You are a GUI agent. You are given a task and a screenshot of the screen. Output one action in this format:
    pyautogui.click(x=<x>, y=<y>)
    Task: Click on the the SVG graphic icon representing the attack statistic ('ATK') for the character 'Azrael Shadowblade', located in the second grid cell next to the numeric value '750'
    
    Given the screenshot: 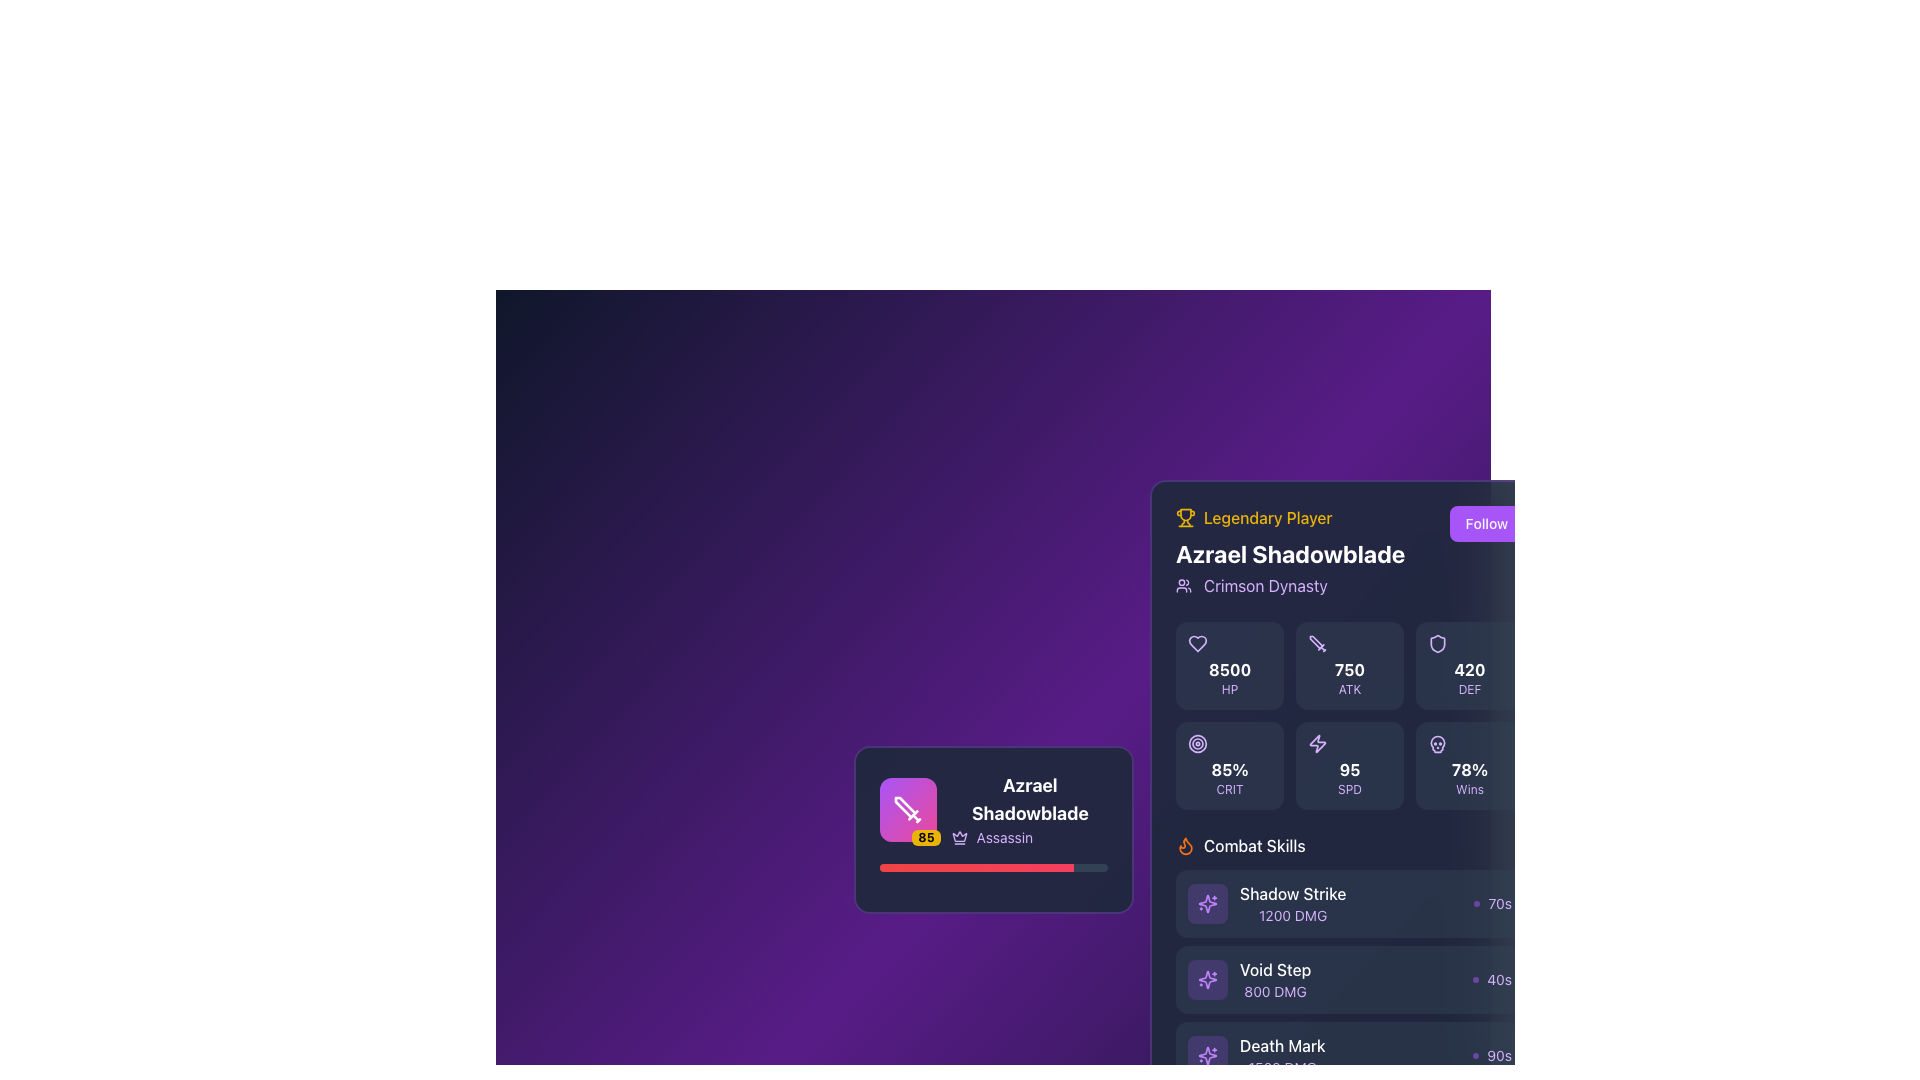 What is the action you would take?
    pyautogui.click(x=1315, y=642)
    